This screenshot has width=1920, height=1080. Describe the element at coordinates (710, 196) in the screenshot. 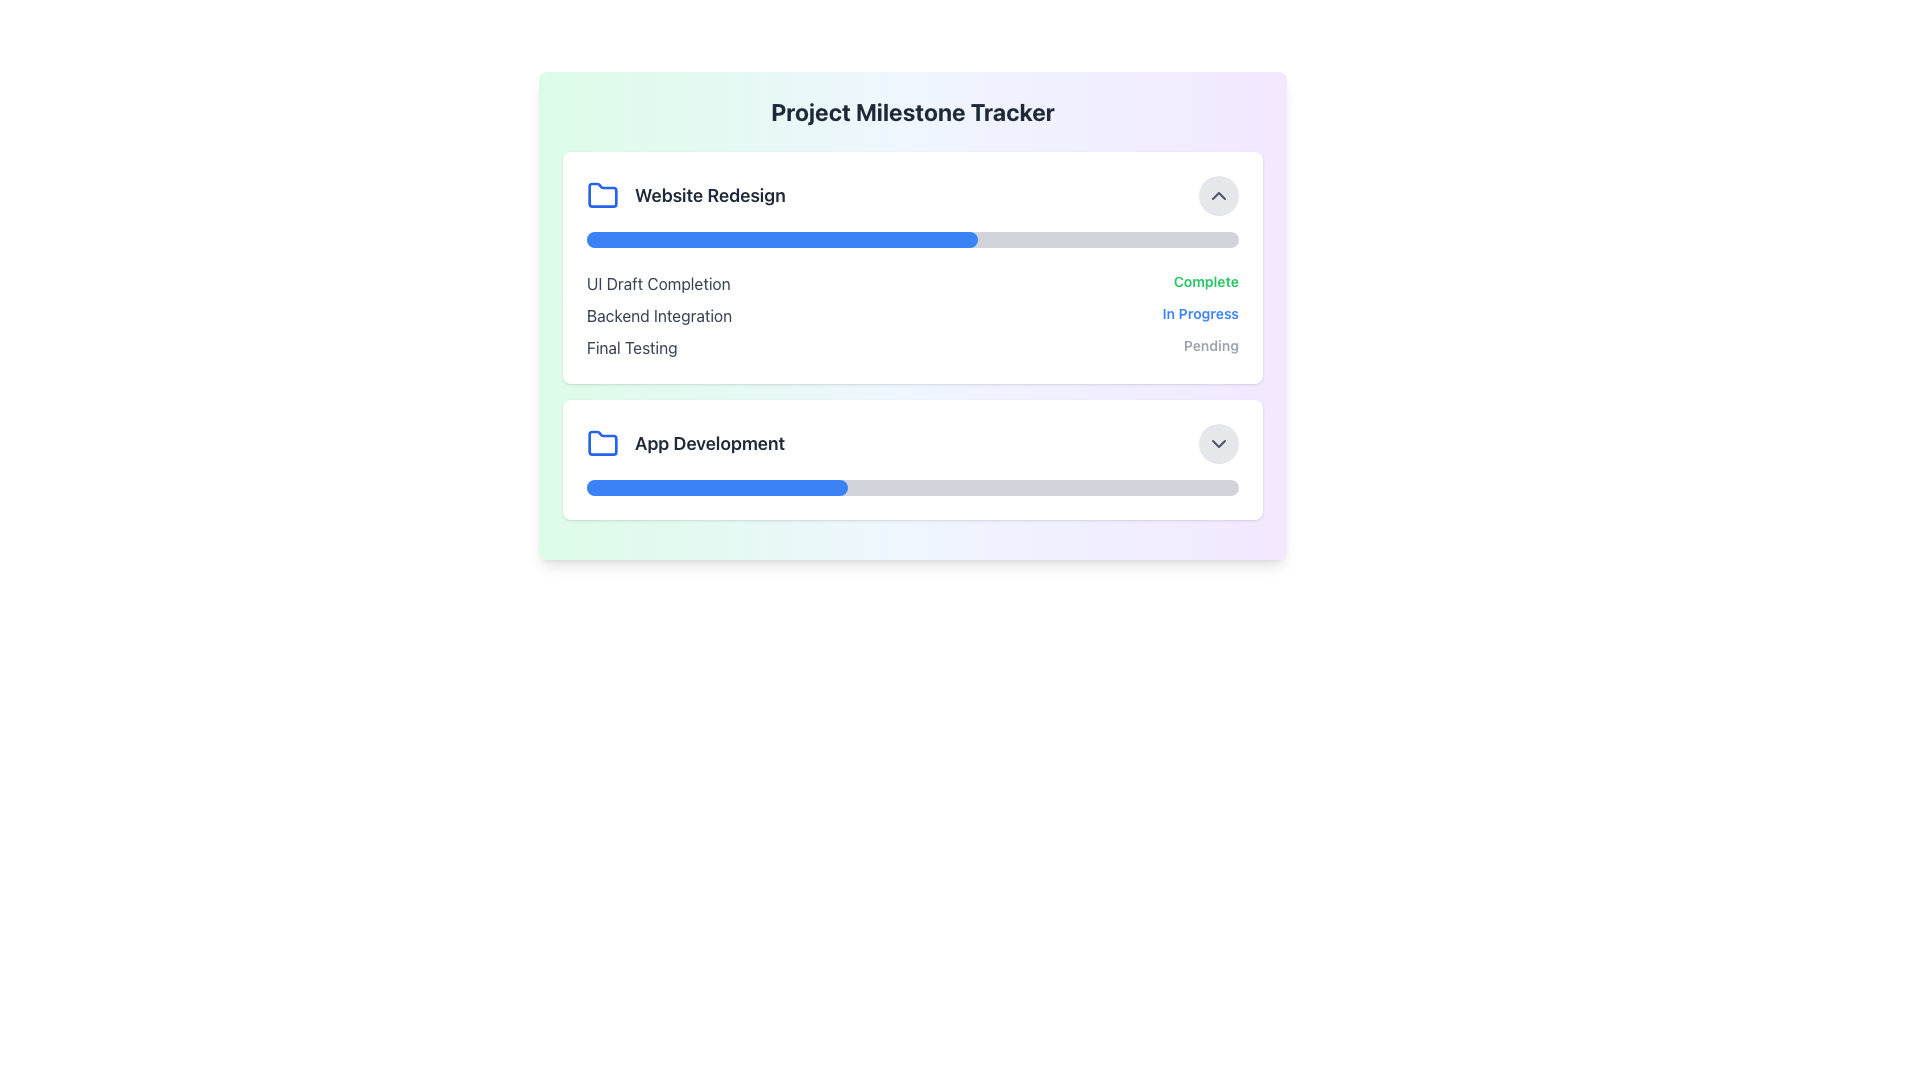

I see `text from the Text Label that serves as the header or title of a project milestone, located immediately to the right of a blue folder icon` at that location.